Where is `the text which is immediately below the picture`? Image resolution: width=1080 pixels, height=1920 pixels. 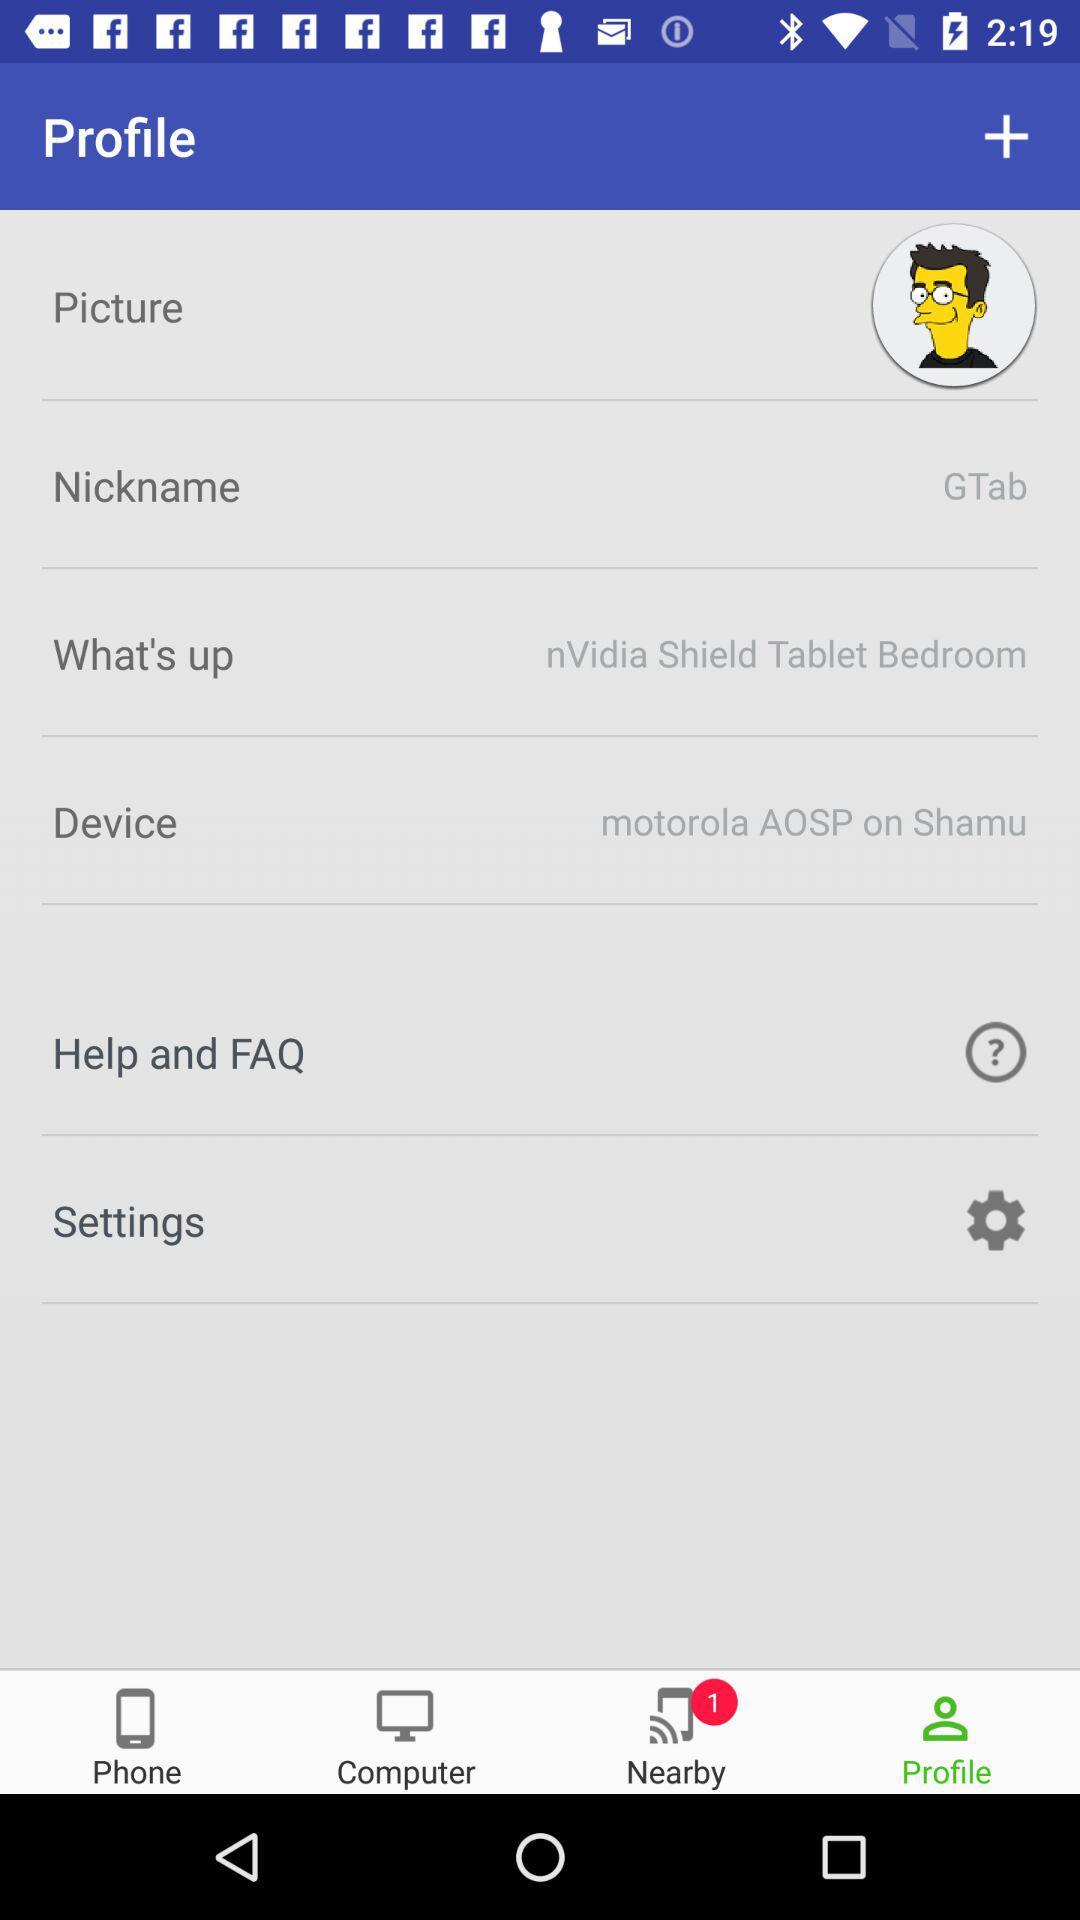 the text which is immediately below the picture is located at coordinates (540, 484).